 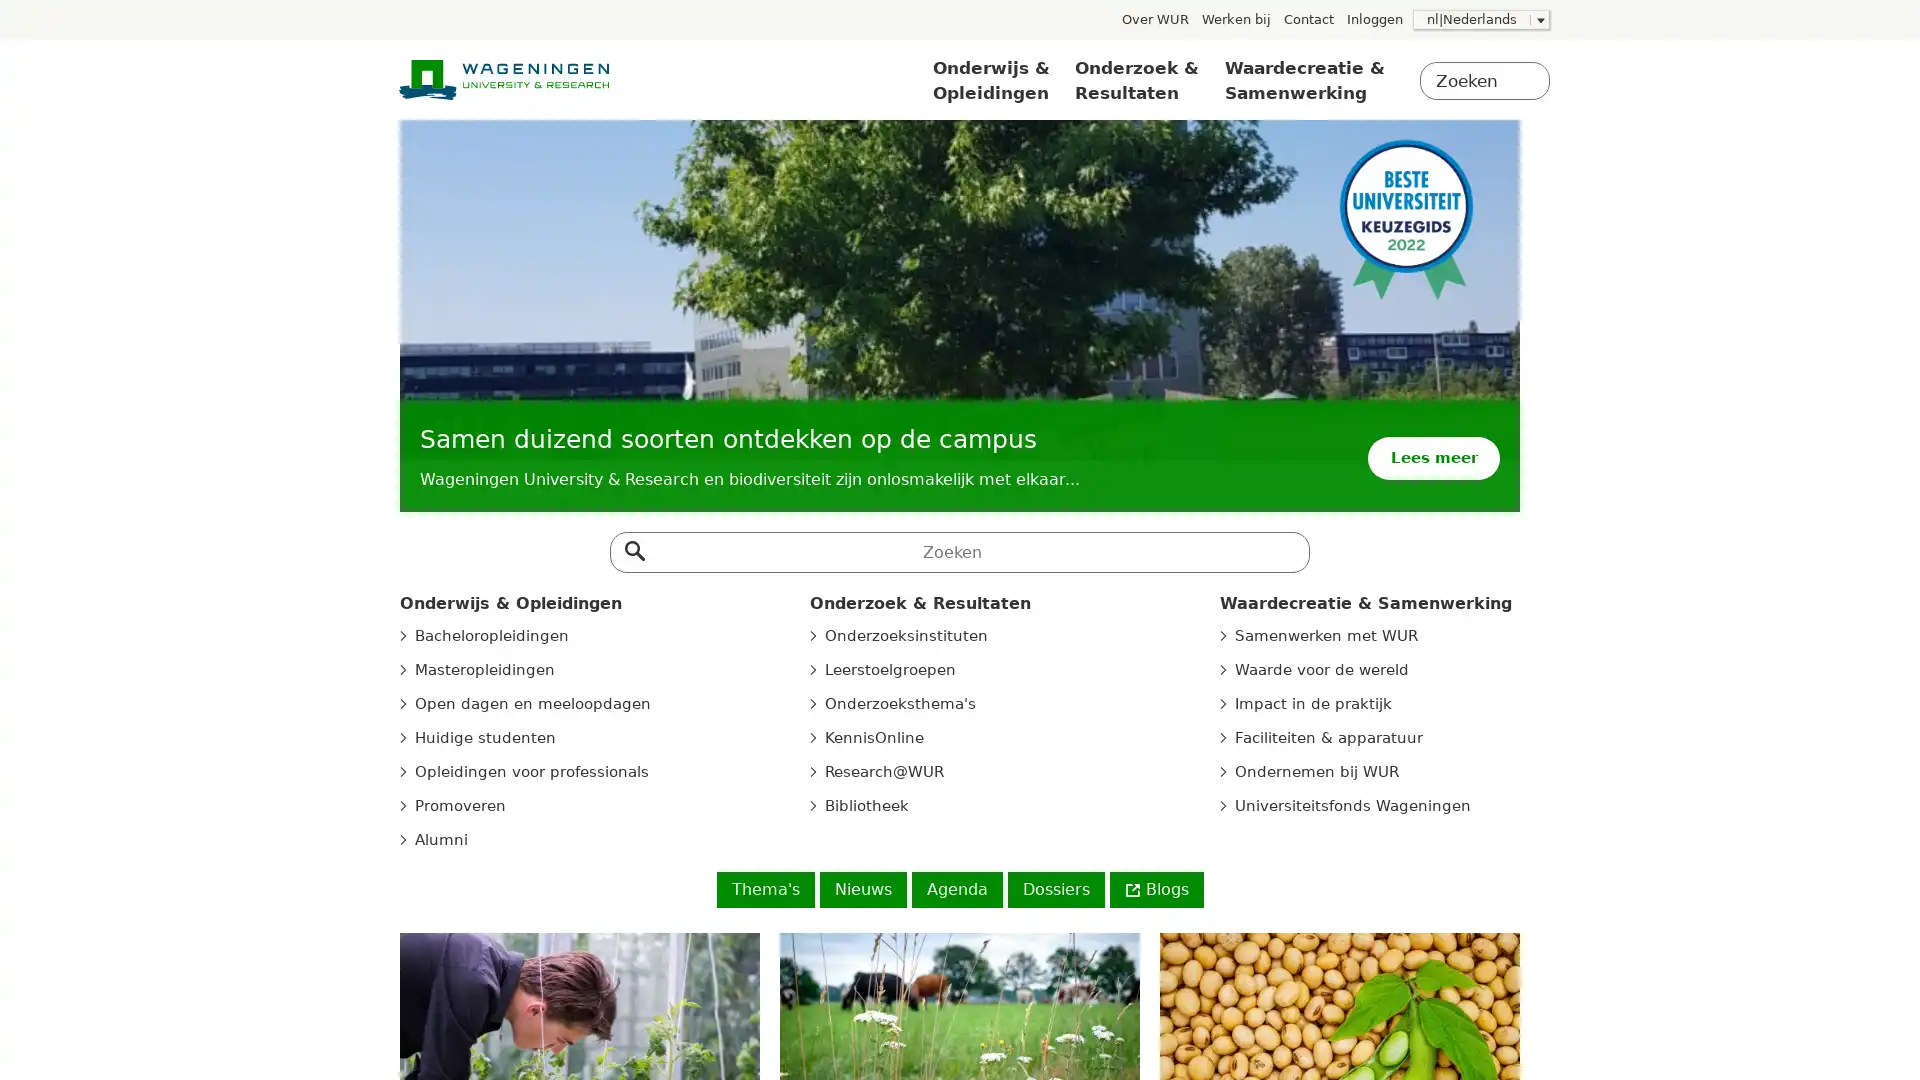 What do you see at coordinates (632, 546) in the screenshot?
I see `Zoeken` at bounding box center [632, 546].